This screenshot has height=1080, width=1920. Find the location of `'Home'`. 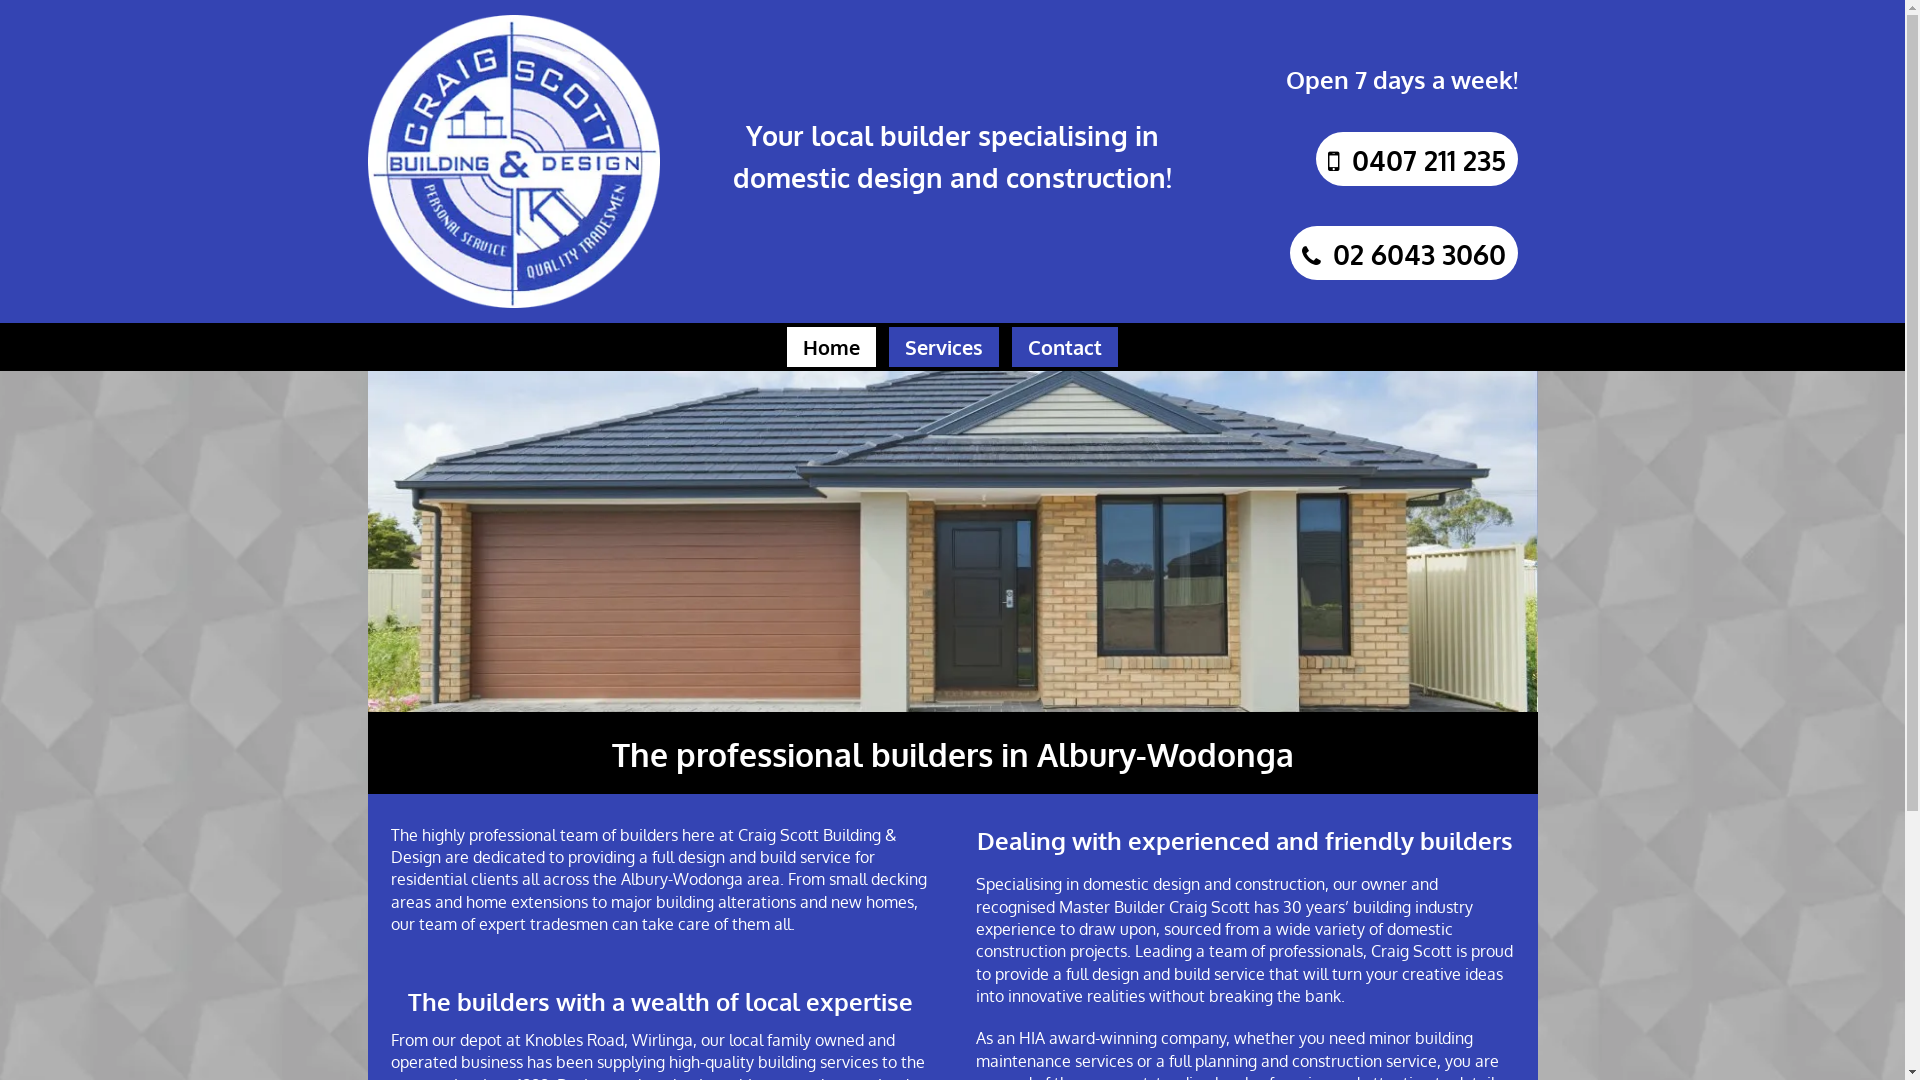

'Home' is located at coordinates (831, 345).